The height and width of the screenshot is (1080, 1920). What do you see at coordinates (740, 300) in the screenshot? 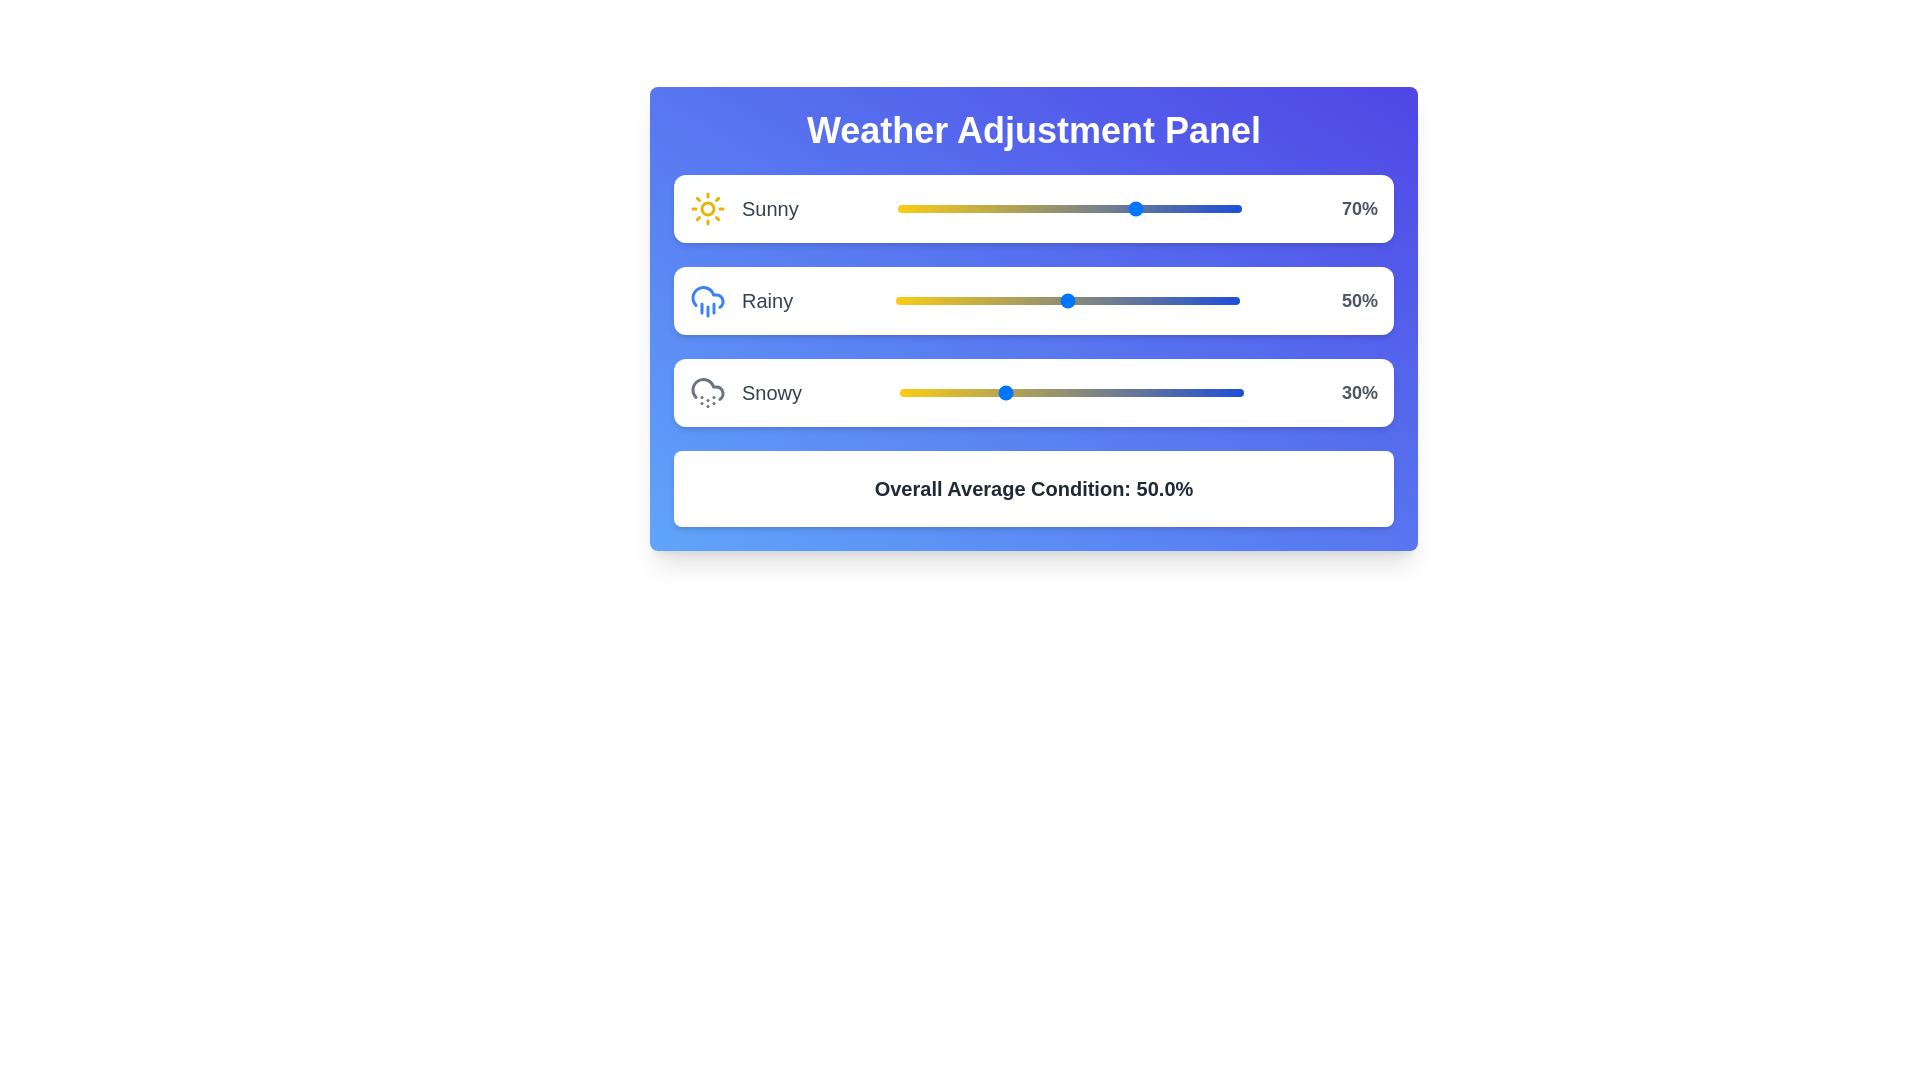
I see `the 'Rainy' label element with the associated cloud icon, which is part of the weather conditions panel` at bounding box center [740, 300].